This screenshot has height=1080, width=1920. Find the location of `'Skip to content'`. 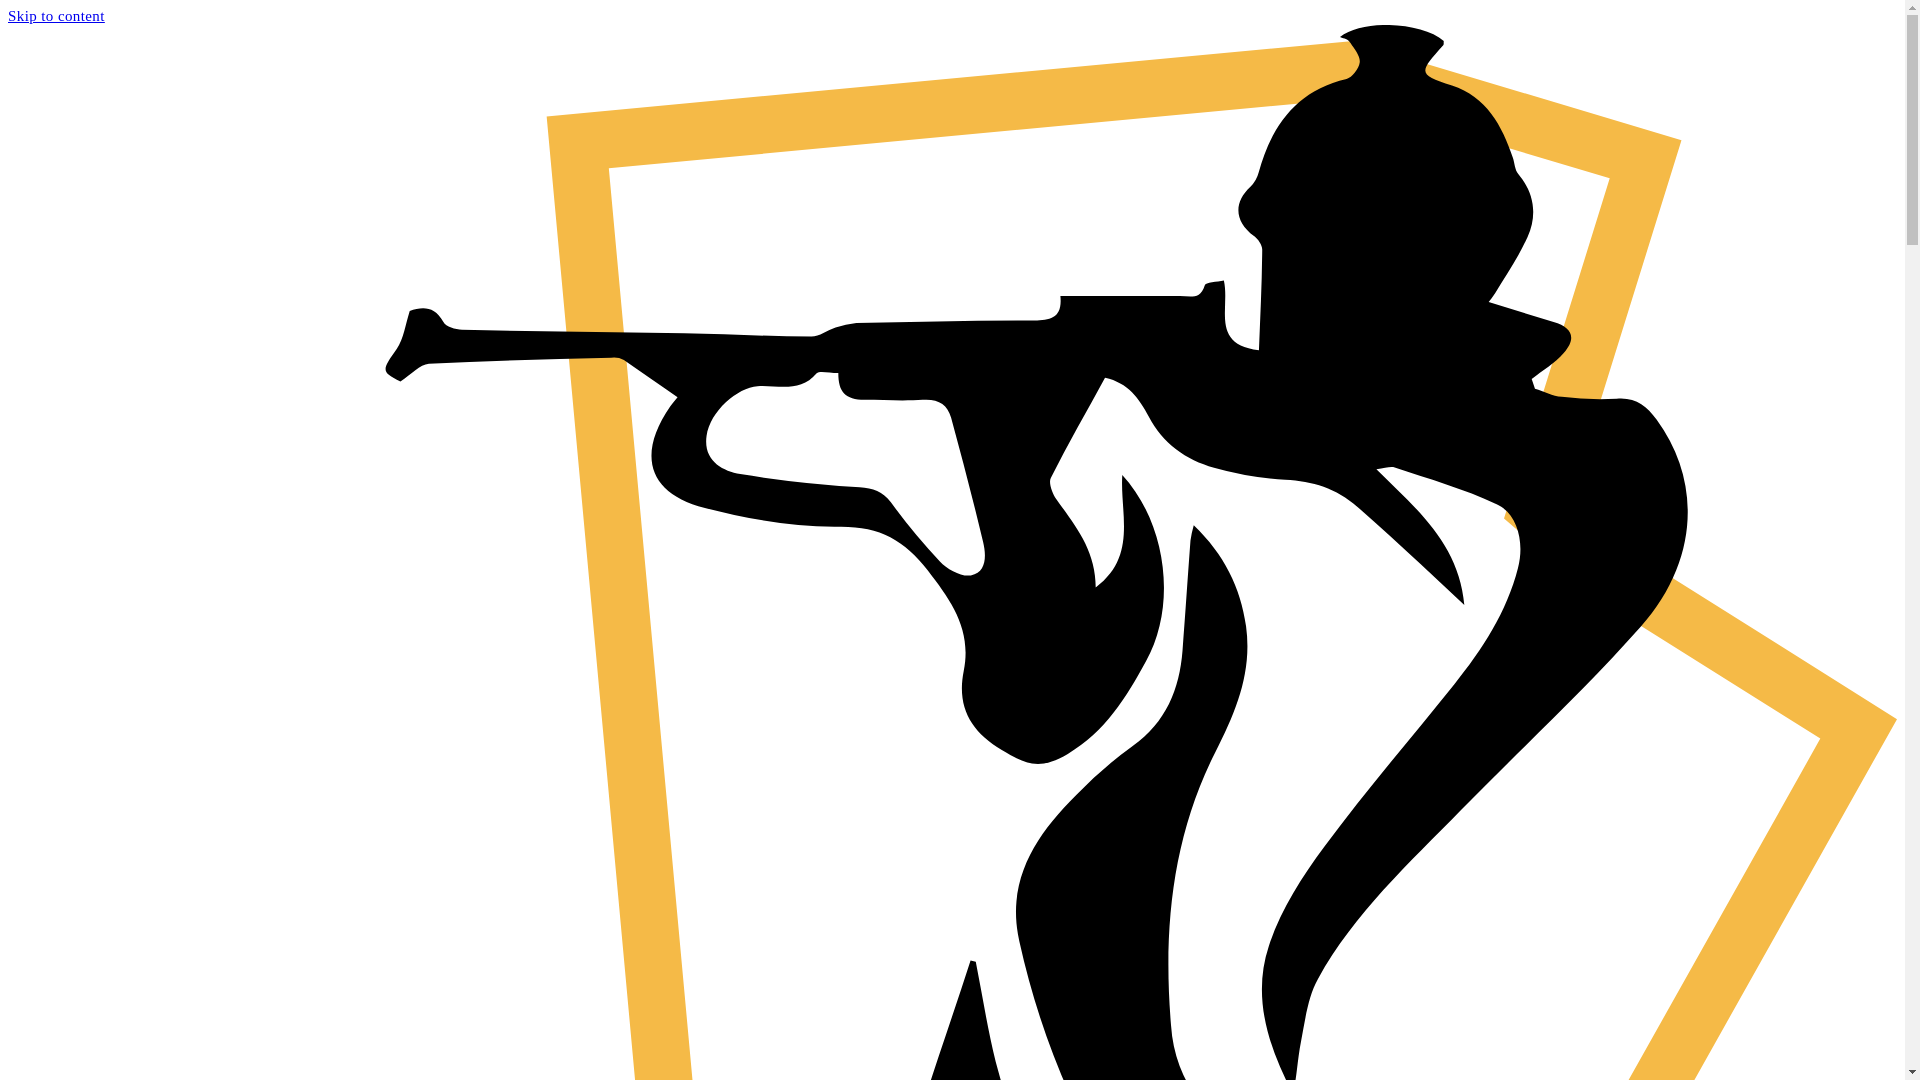

'Skip to content' is located at coordinates (56, 15).